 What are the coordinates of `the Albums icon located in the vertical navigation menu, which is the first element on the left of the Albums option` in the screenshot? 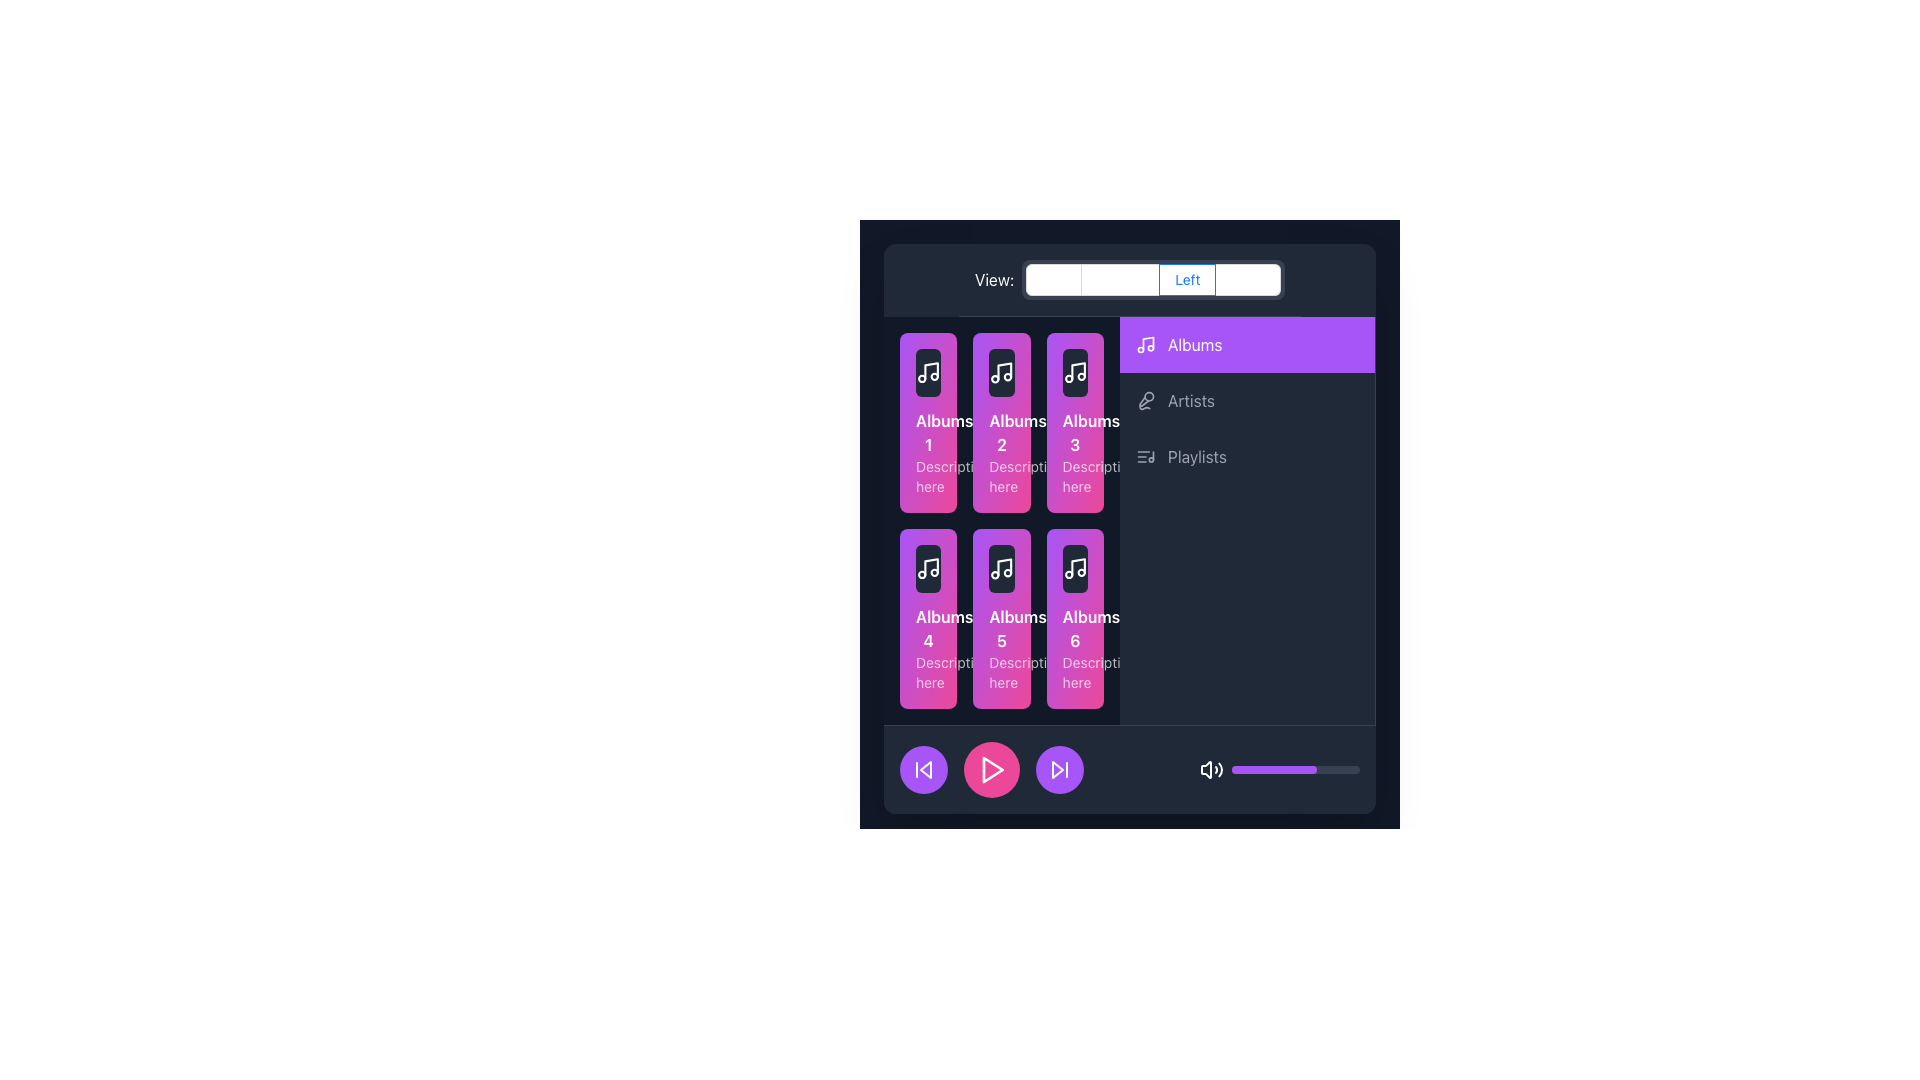 It's located at (1146, 343).